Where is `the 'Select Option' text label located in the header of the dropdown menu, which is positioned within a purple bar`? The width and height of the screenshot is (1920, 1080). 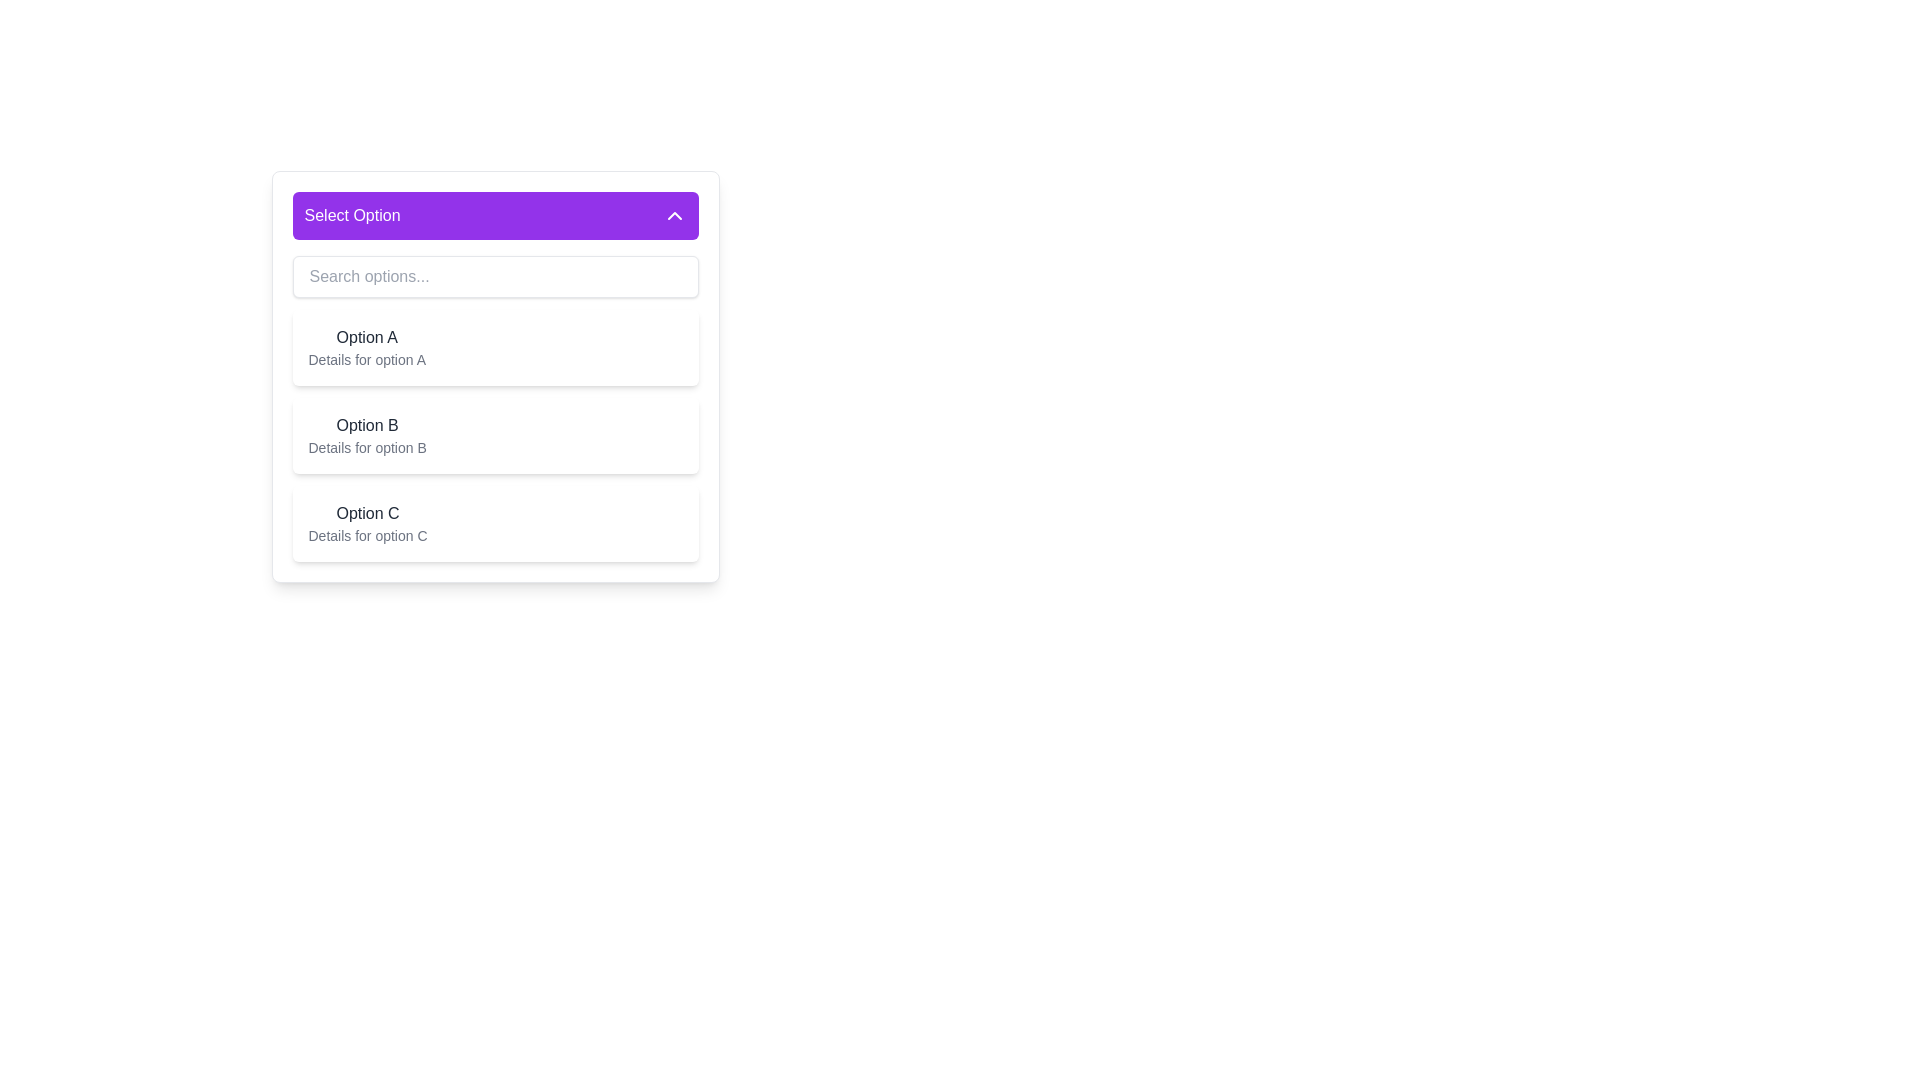
the 'Select Option' text label located in the header of the dropdown menu, which is positioned within a purple bar is located at coordinates (352, 216).